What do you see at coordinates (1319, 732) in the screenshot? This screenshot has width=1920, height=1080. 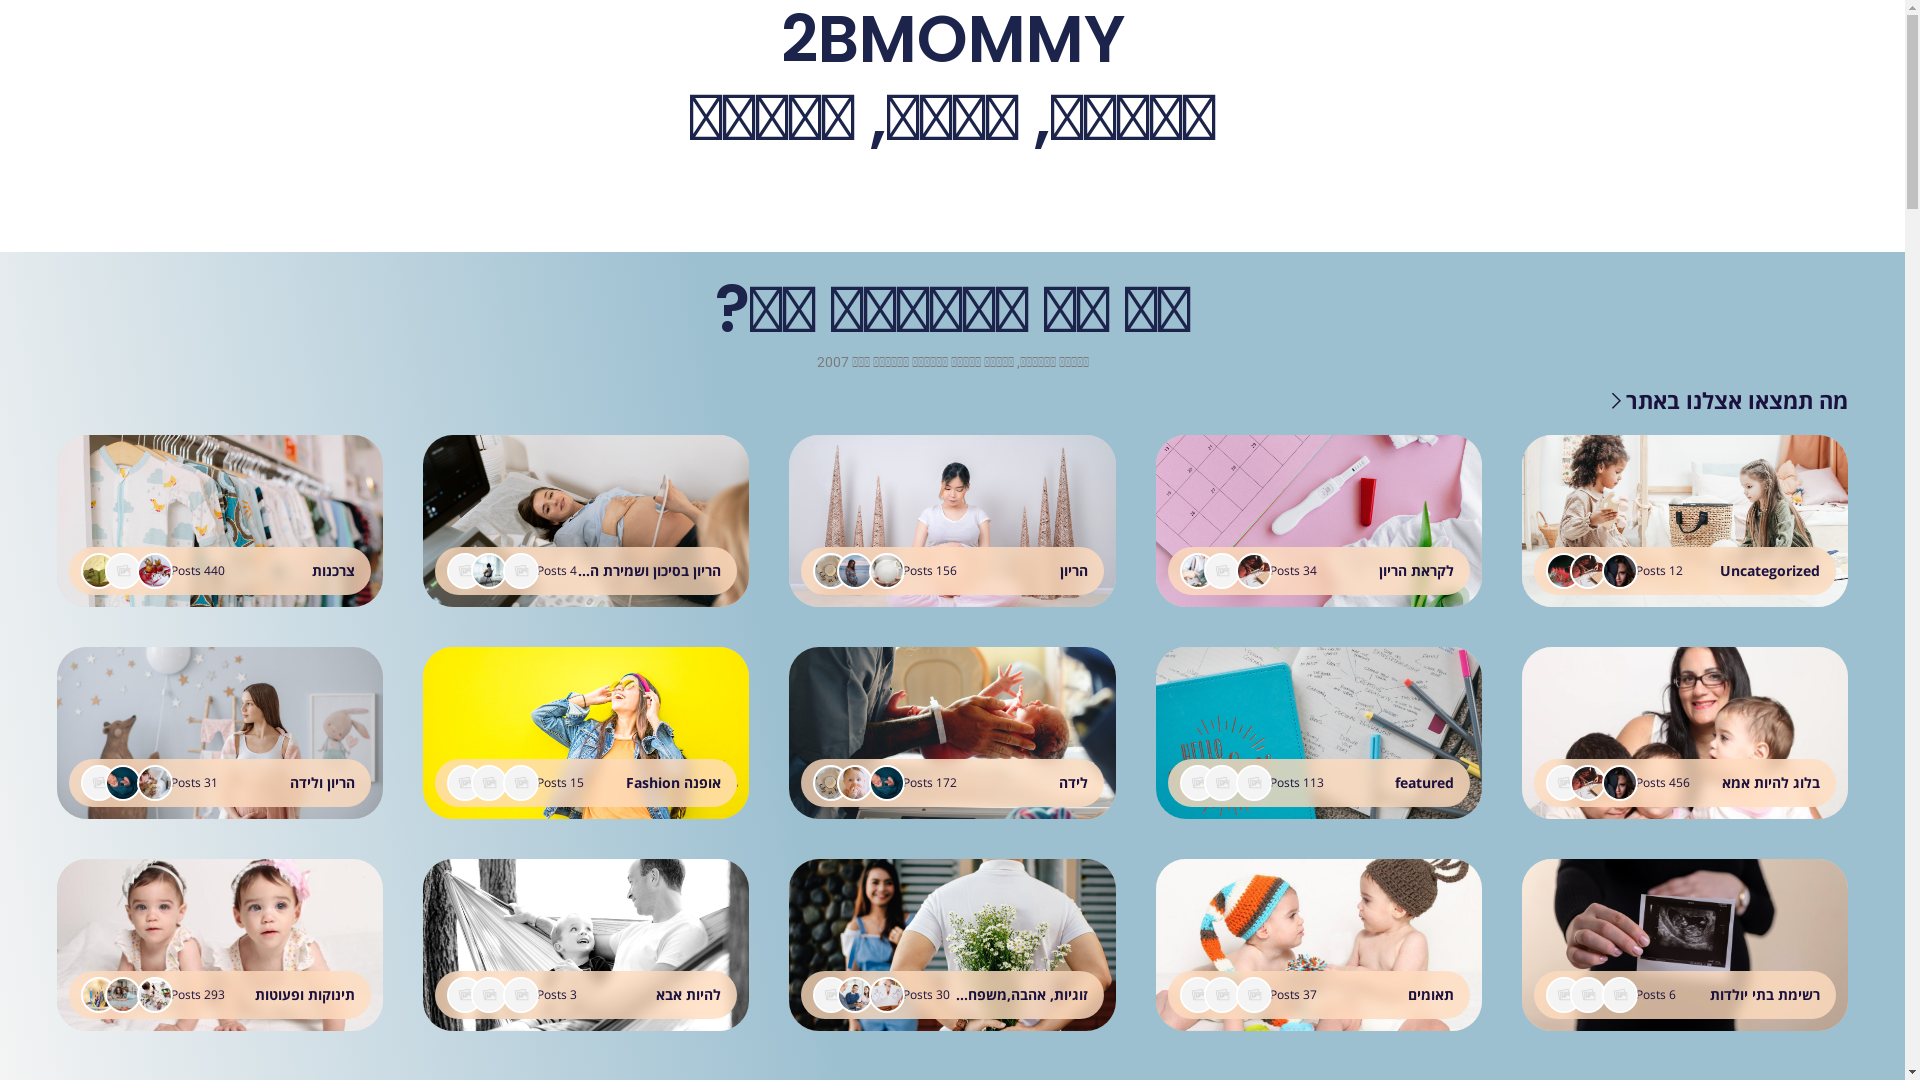 I see `'featured` at bounding box center [1319, 732].